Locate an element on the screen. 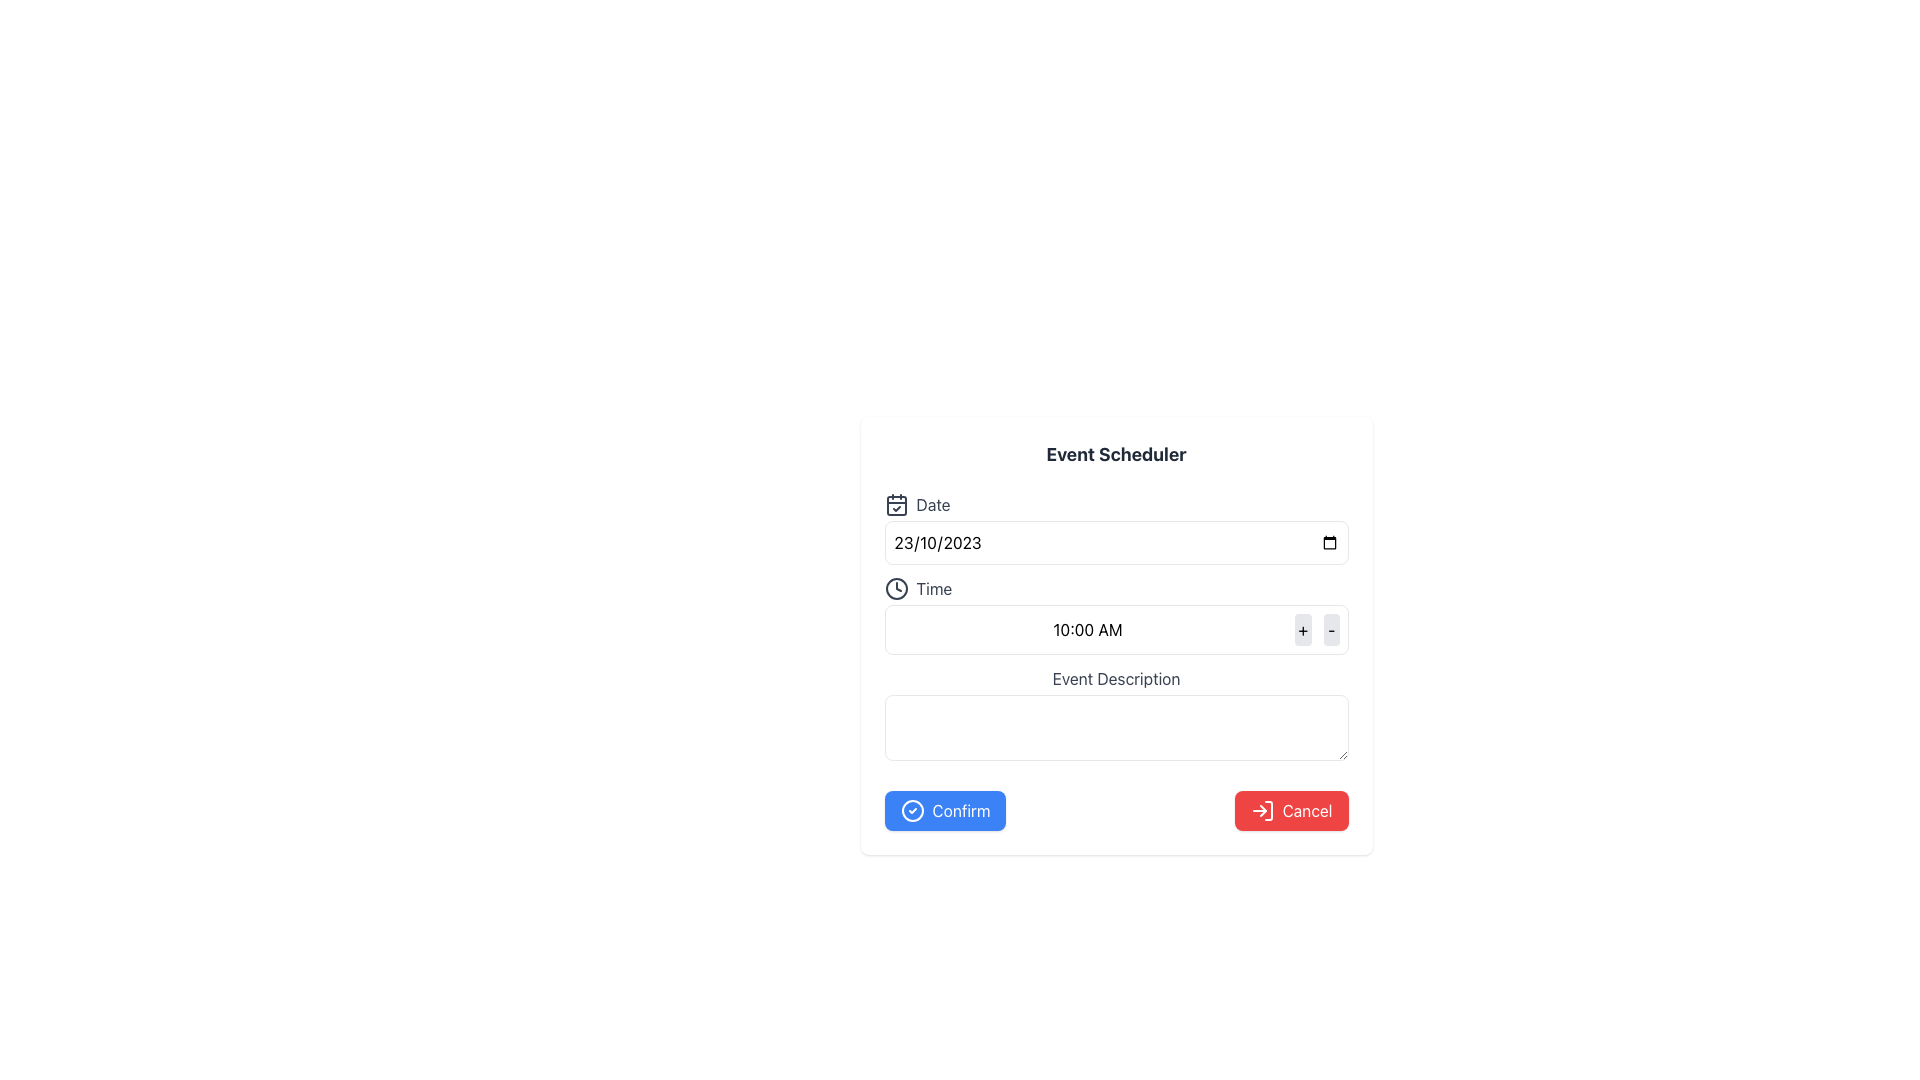 Image resolution: width=1920 pixels, height=1080 pixels. the text field of the Time selector located under the 'Date' section and above the 'Event Description' section in the 'Event Scheduler' to focus on it is located at coordinates (1115, 615).